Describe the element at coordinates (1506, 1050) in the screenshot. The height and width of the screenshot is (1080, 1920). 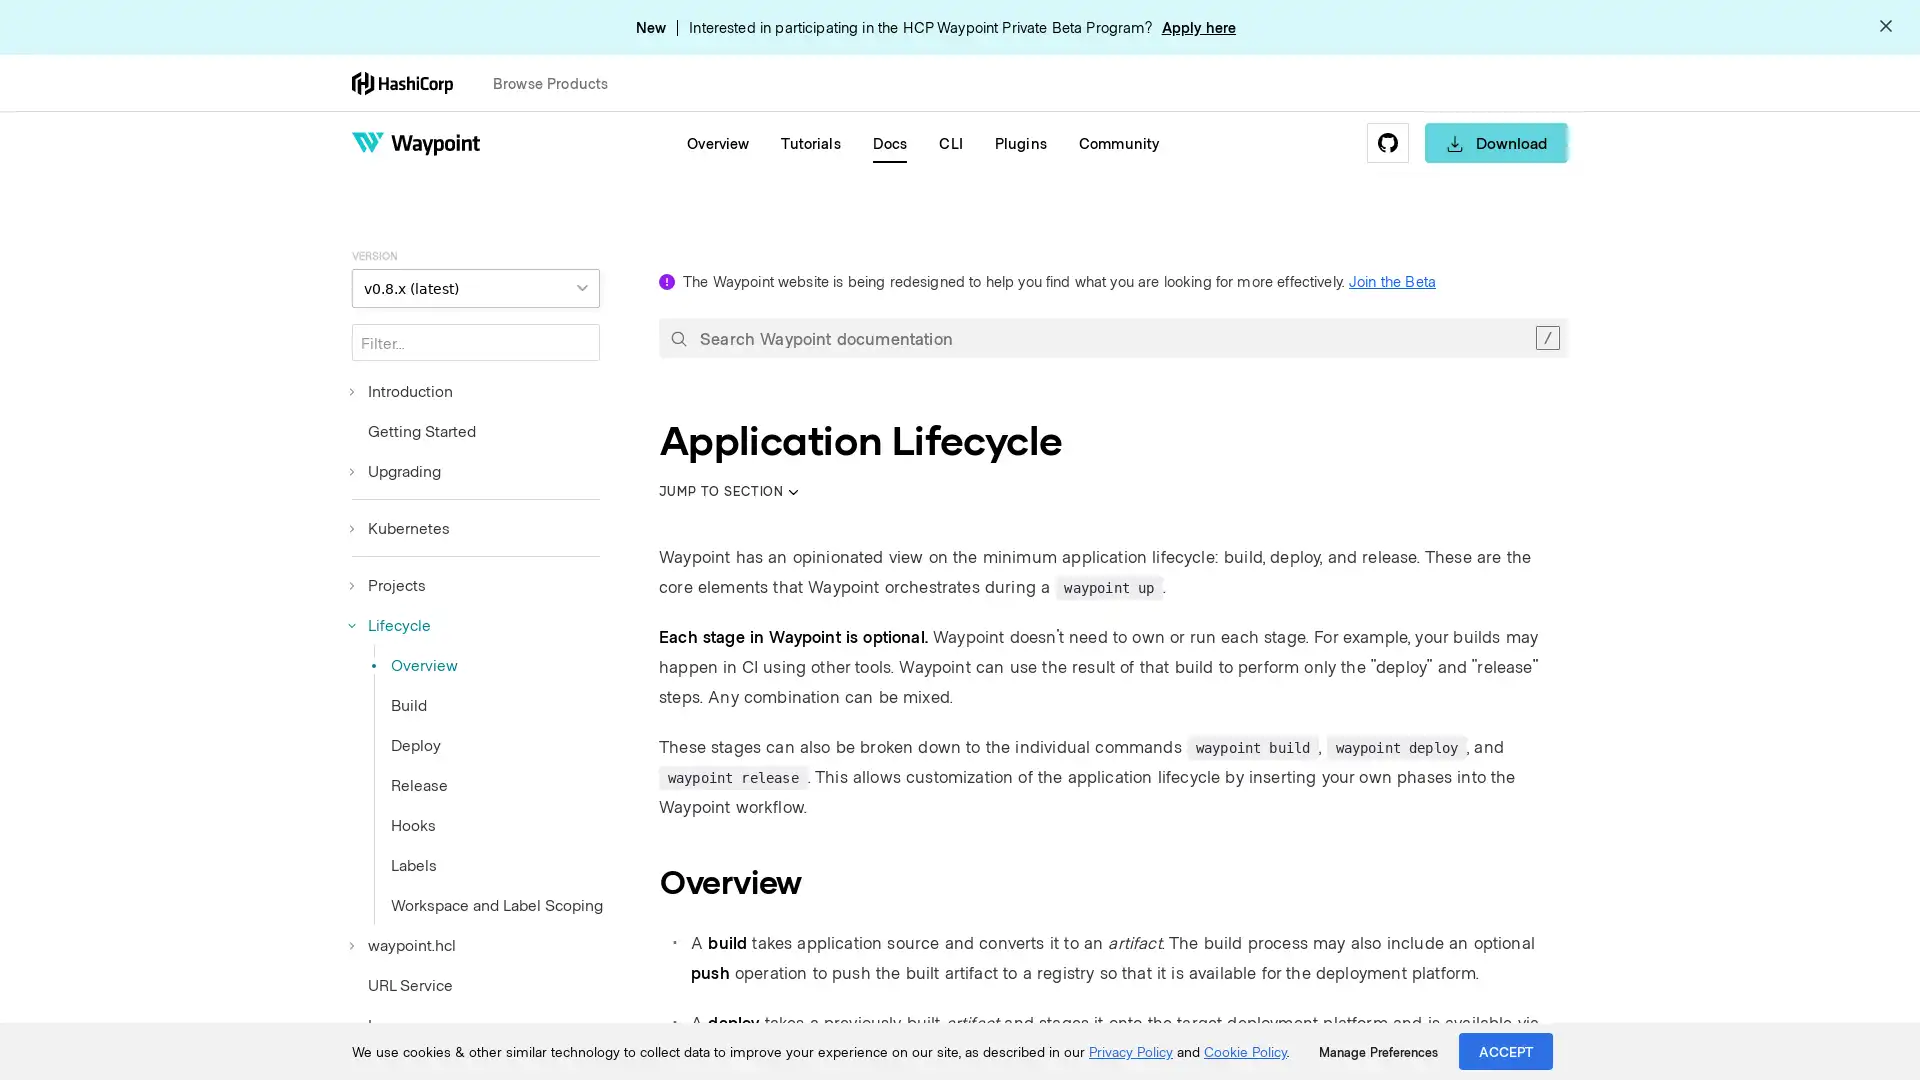
I see `ACCEPT` at that location.